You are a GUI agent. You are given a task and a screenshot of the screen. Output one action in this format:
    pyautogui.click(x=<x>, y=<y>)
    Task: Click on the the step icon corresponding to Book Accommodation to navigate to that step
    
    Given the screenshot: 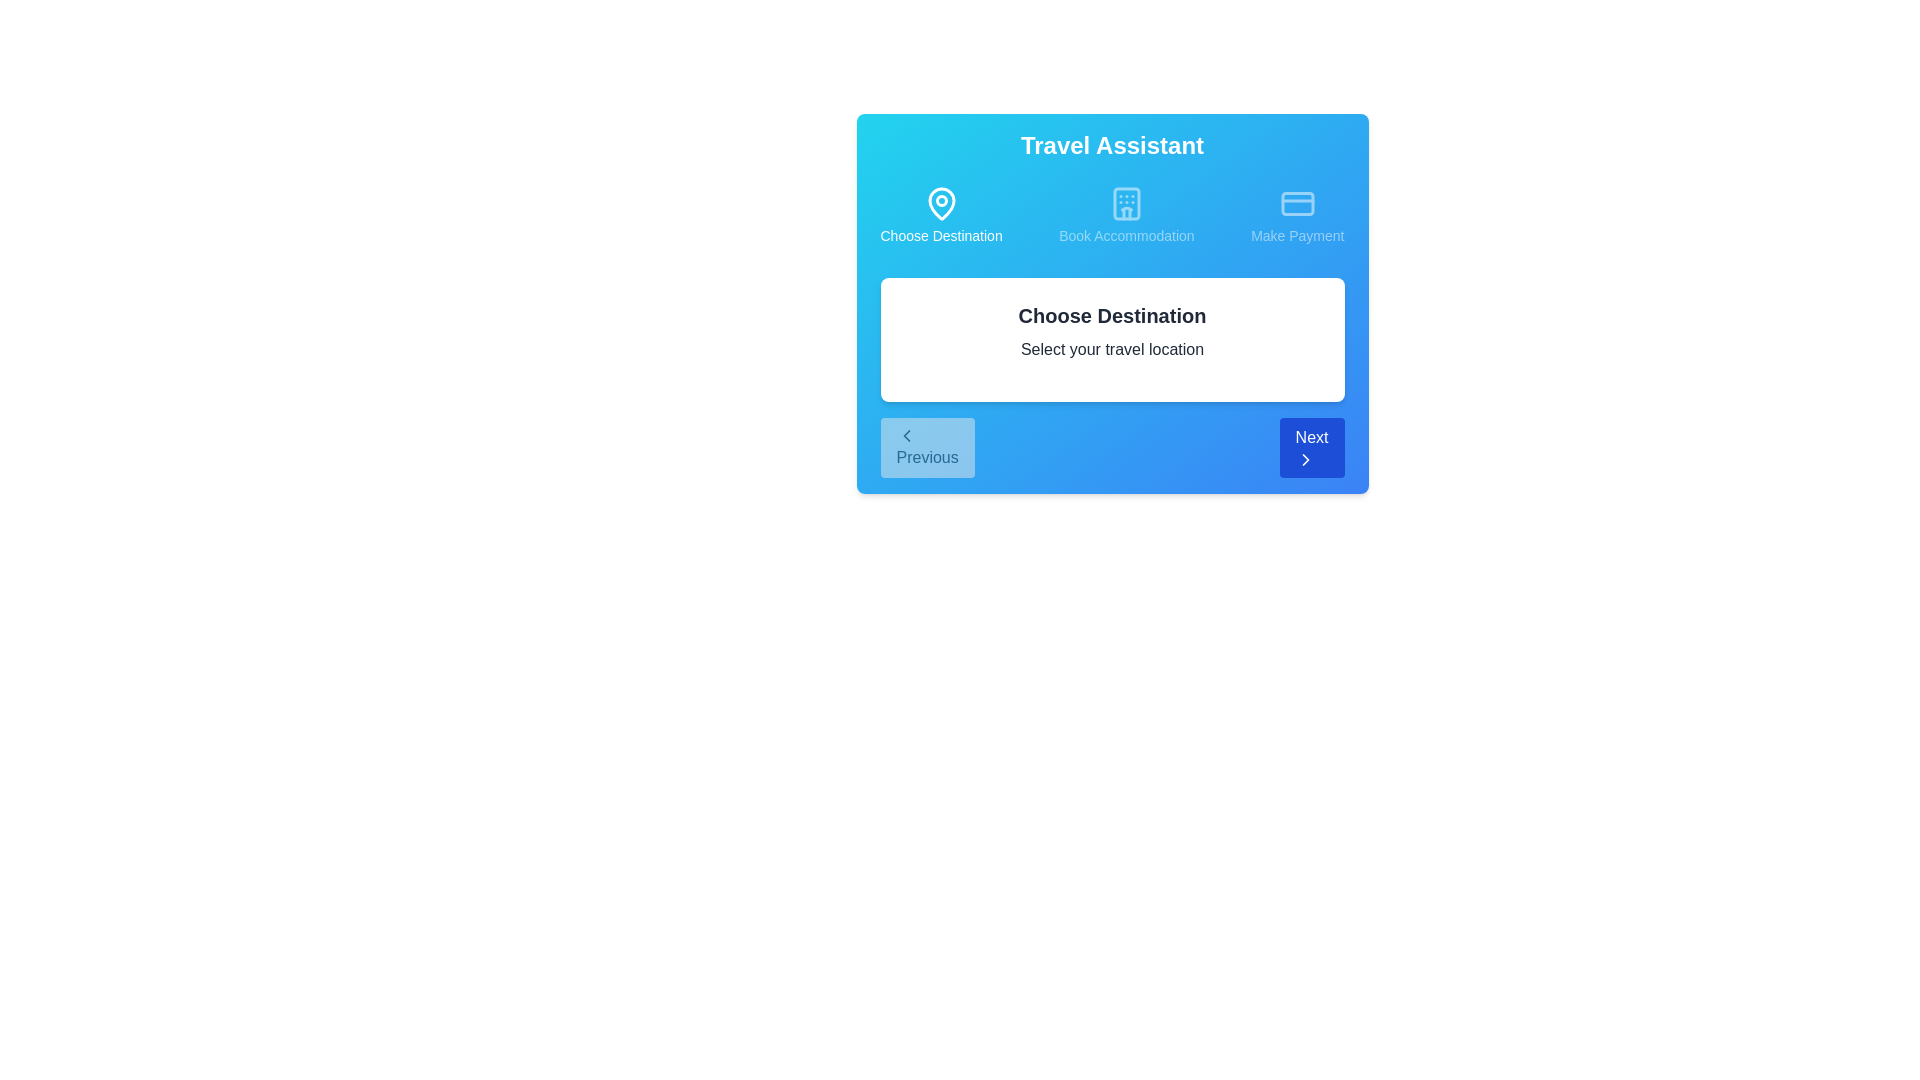 What is the action you would take?
    pyautogui.click(x=1126, y=216)
    